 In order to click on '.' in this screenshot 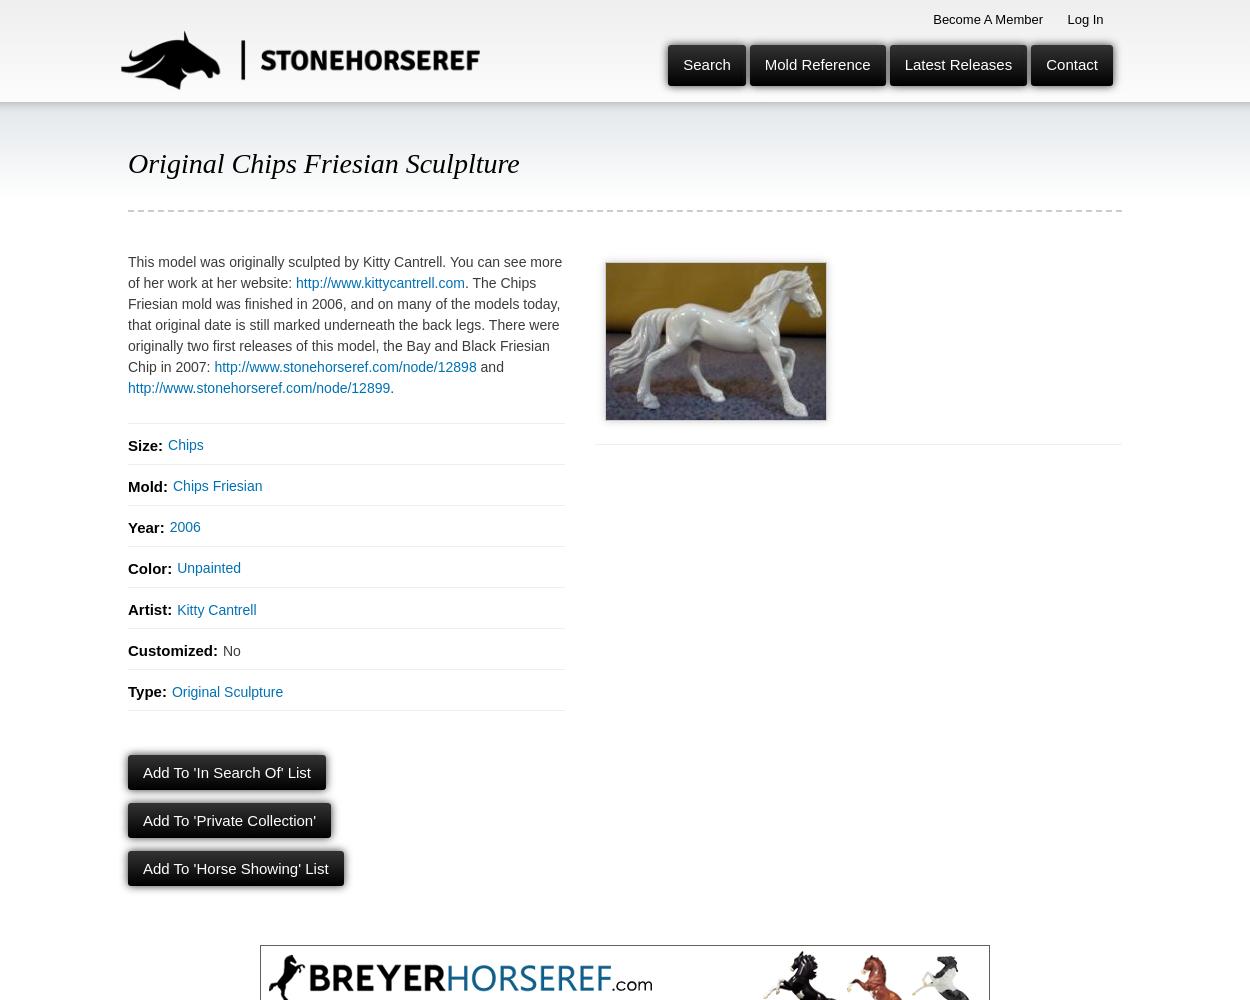, I will do `click(392, 388)`.